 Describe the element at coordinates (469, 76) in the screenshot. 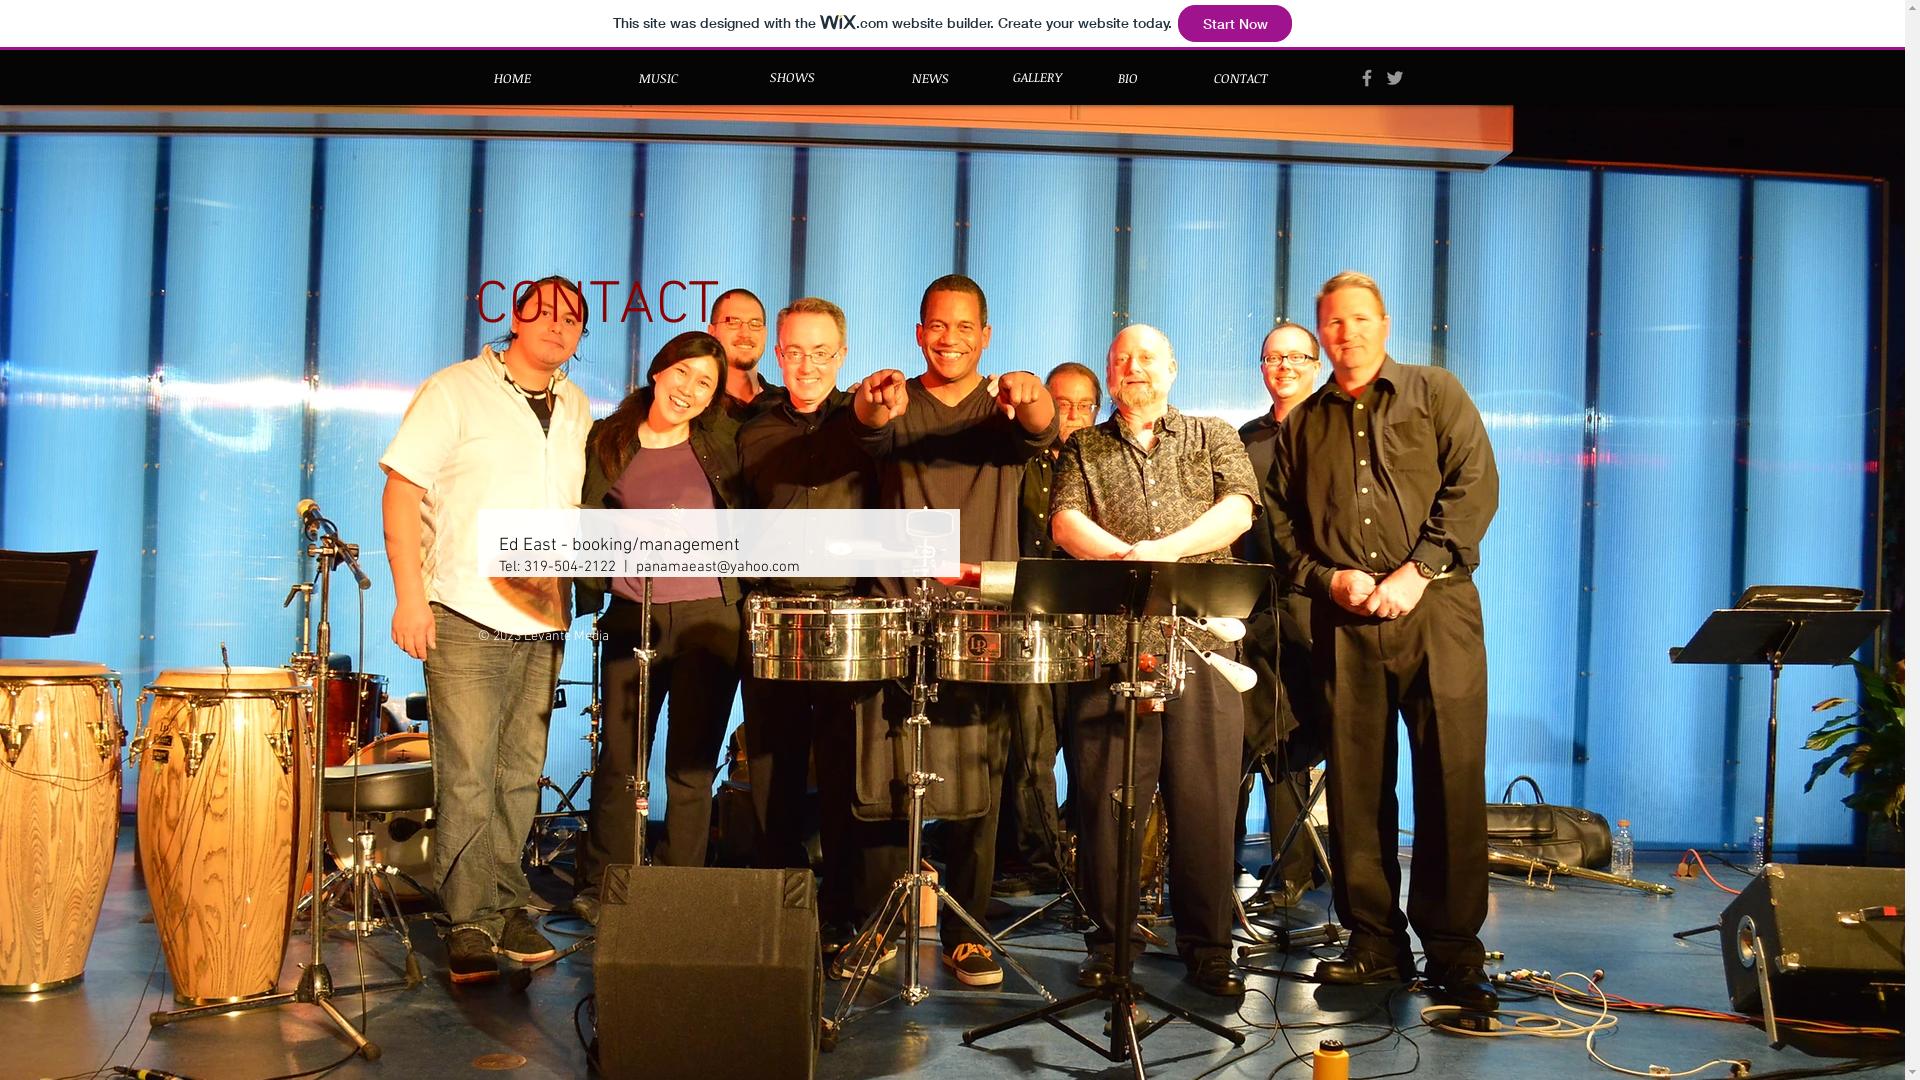

I see `'HOME'` at that location.